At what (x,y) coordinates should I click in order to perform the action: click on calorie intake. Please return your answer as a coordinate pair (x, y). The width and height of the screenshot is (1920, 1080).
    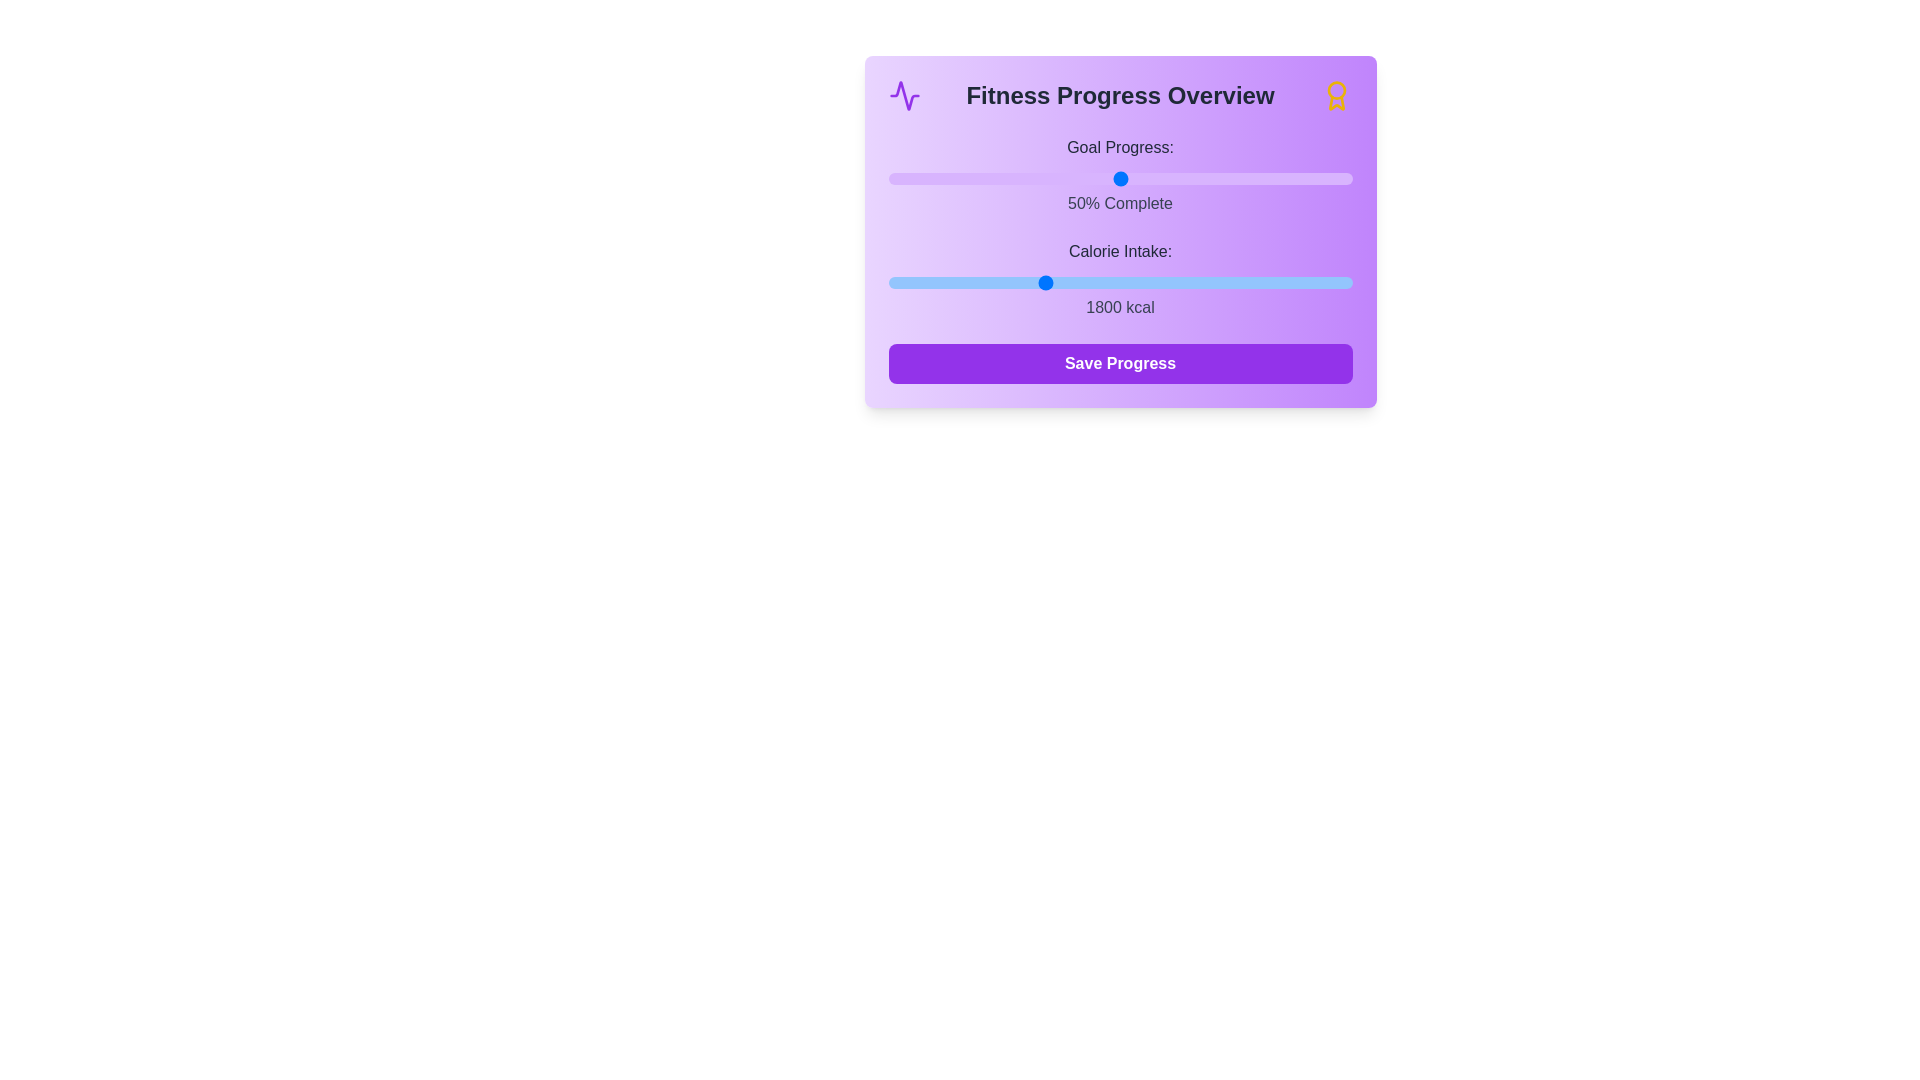
    Looking at the image, I should click on (919, 282).